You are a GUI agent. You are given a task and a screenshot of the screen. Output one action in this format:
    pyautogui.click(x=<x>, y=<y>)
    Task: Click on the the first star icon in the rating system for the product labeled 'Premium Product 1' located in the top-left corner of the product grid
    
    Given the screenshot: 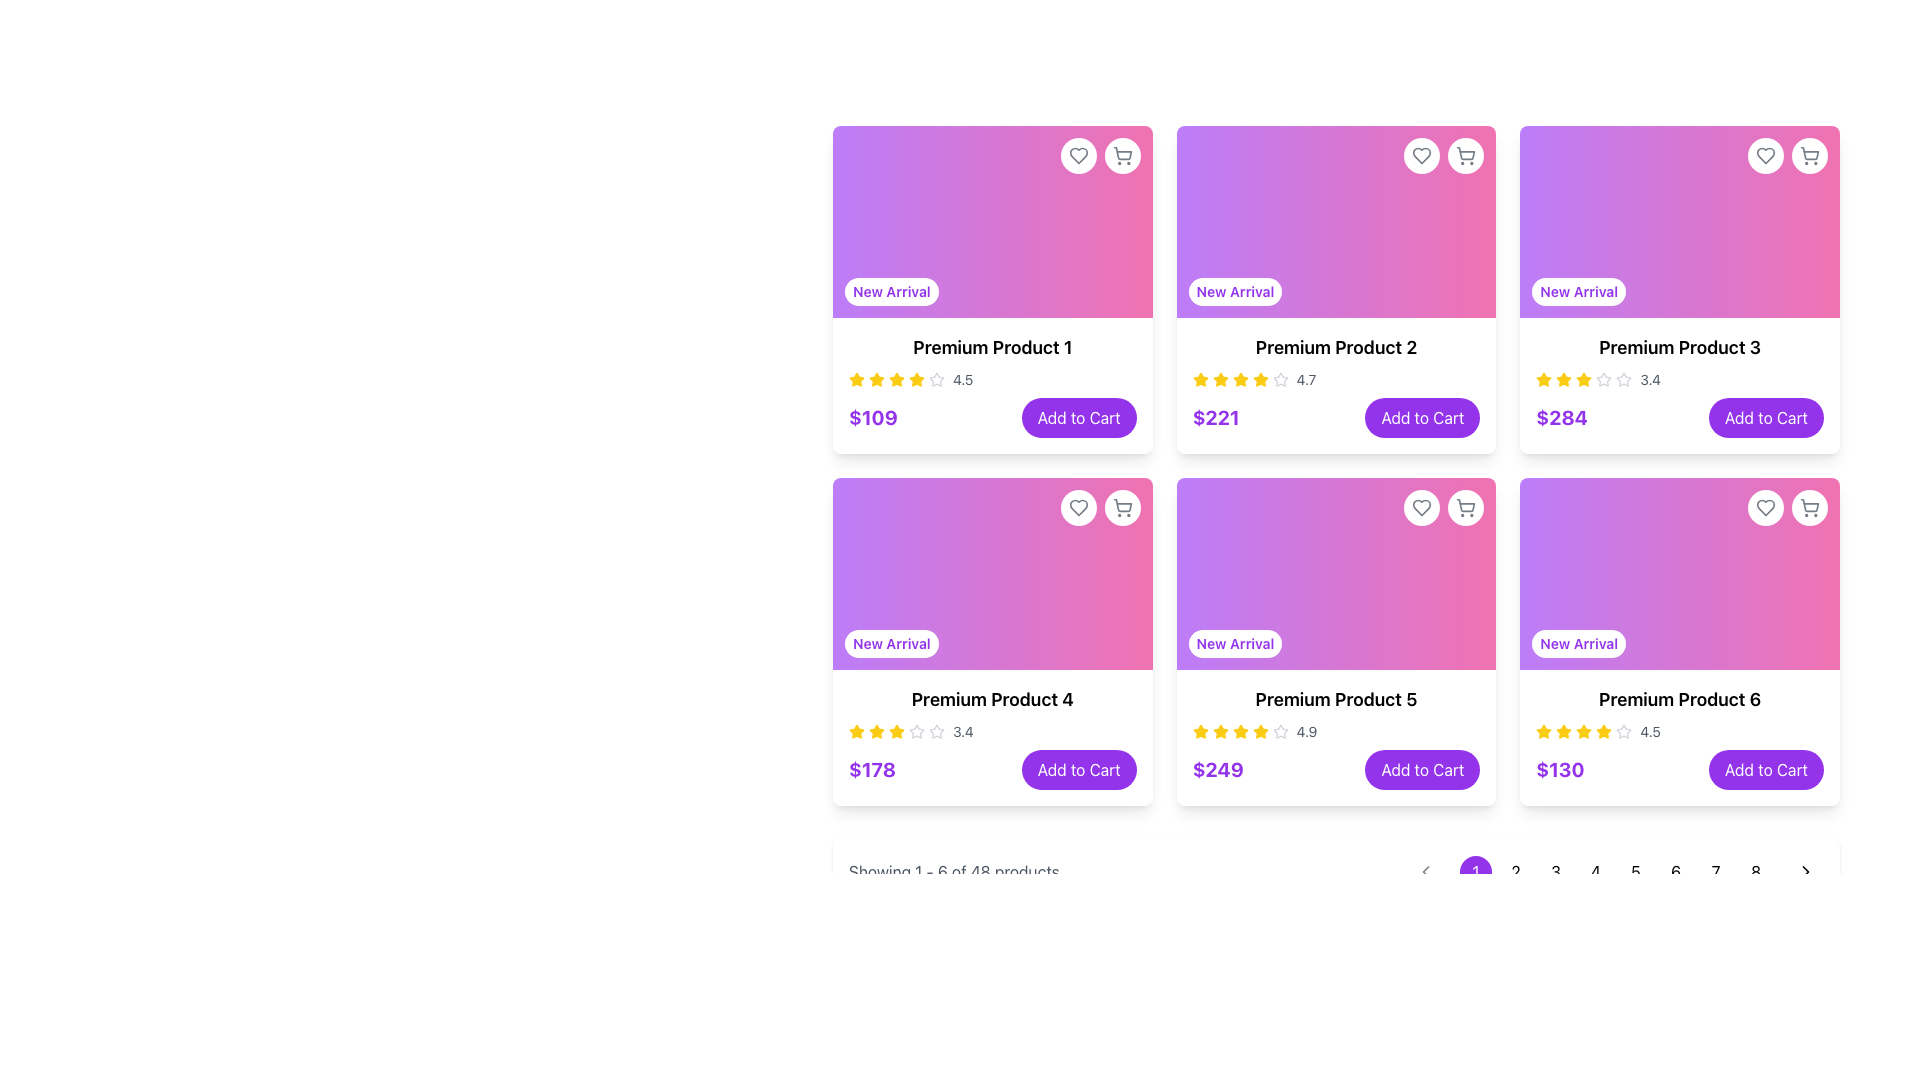 What is the action you would take?
    pyautogui.click(x=877, y=379)
    